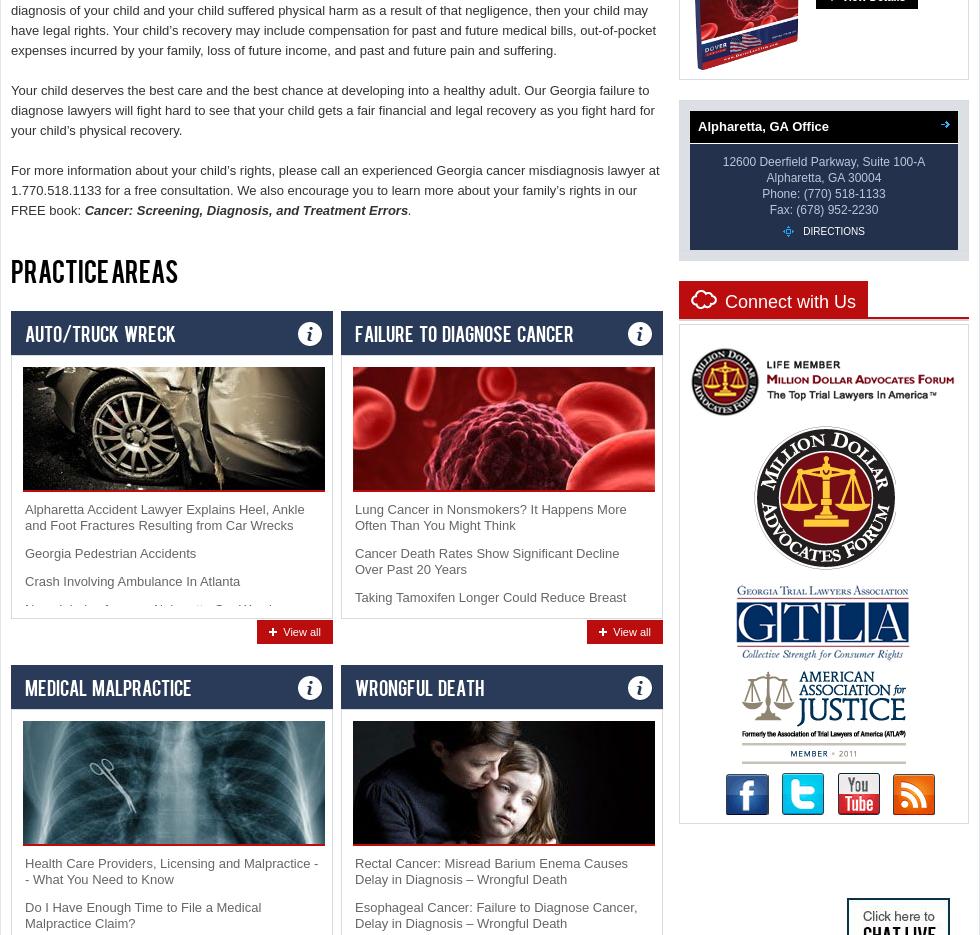 The image size is (980, 935). Describe the element at coordinates (780, 209) in the screenshot. I see `'Fax:'` at that location.